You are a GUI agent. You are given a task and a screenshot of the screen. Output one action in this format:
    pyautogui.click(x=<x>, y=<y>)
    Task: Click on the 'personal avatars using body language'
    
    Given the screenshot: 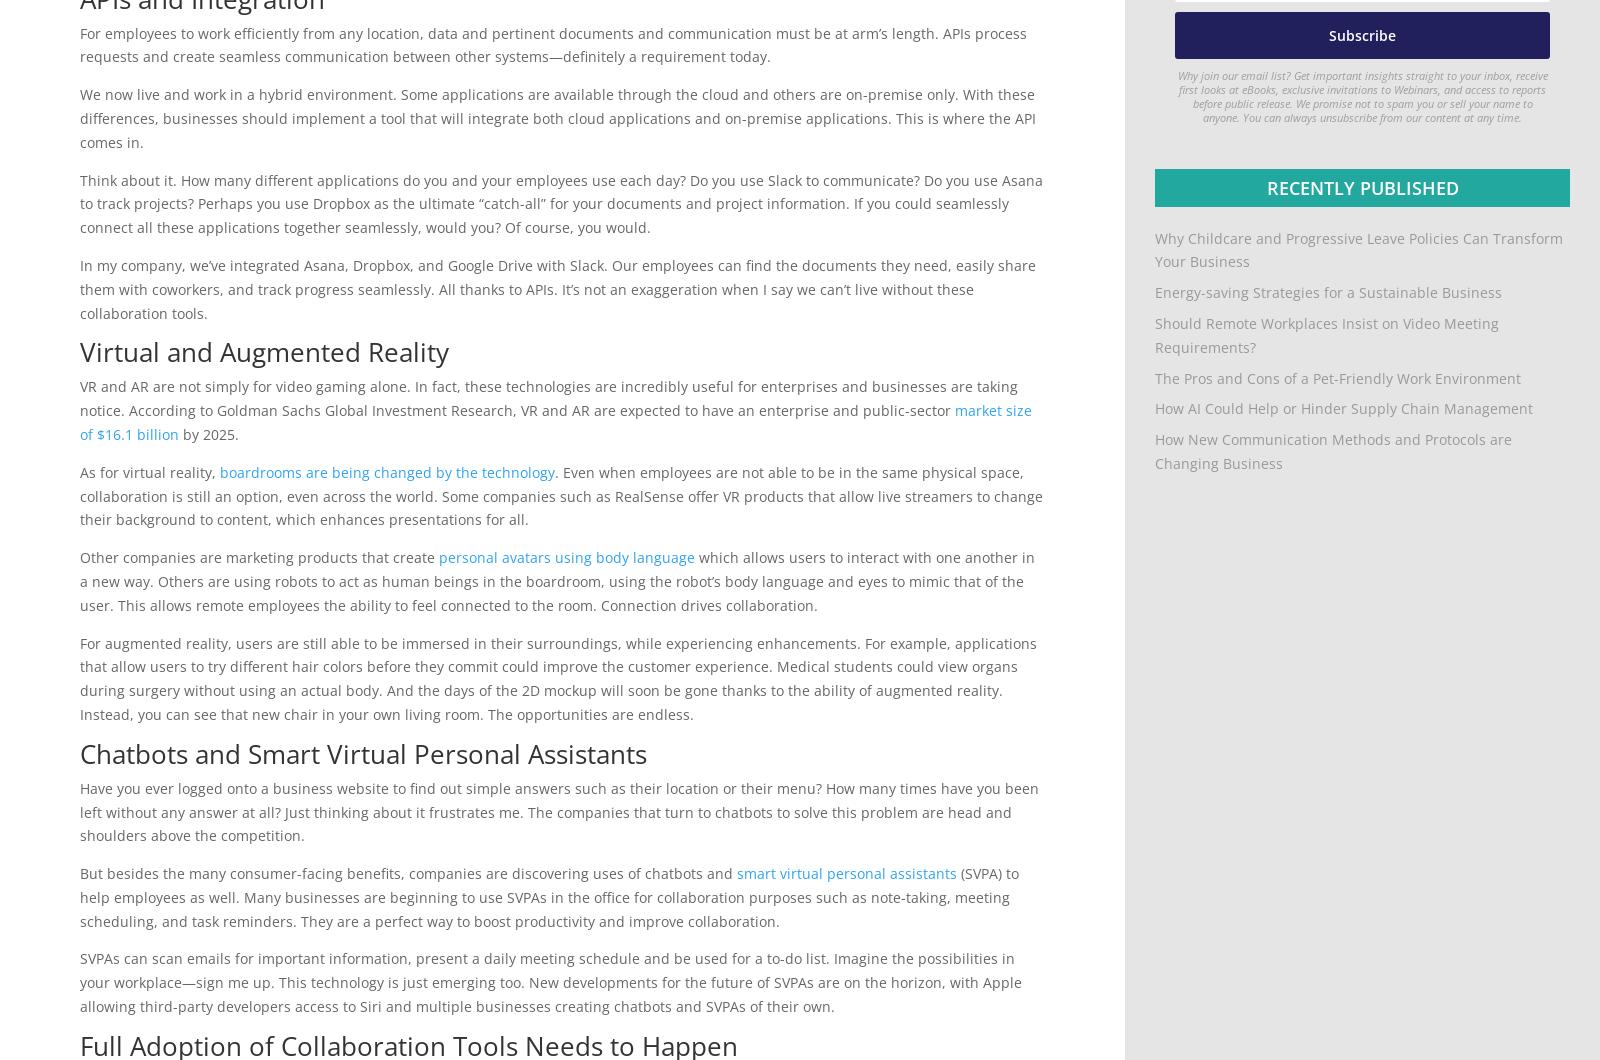 What is the action you would take?
    pyautogui.click(x=566, y=557)
    